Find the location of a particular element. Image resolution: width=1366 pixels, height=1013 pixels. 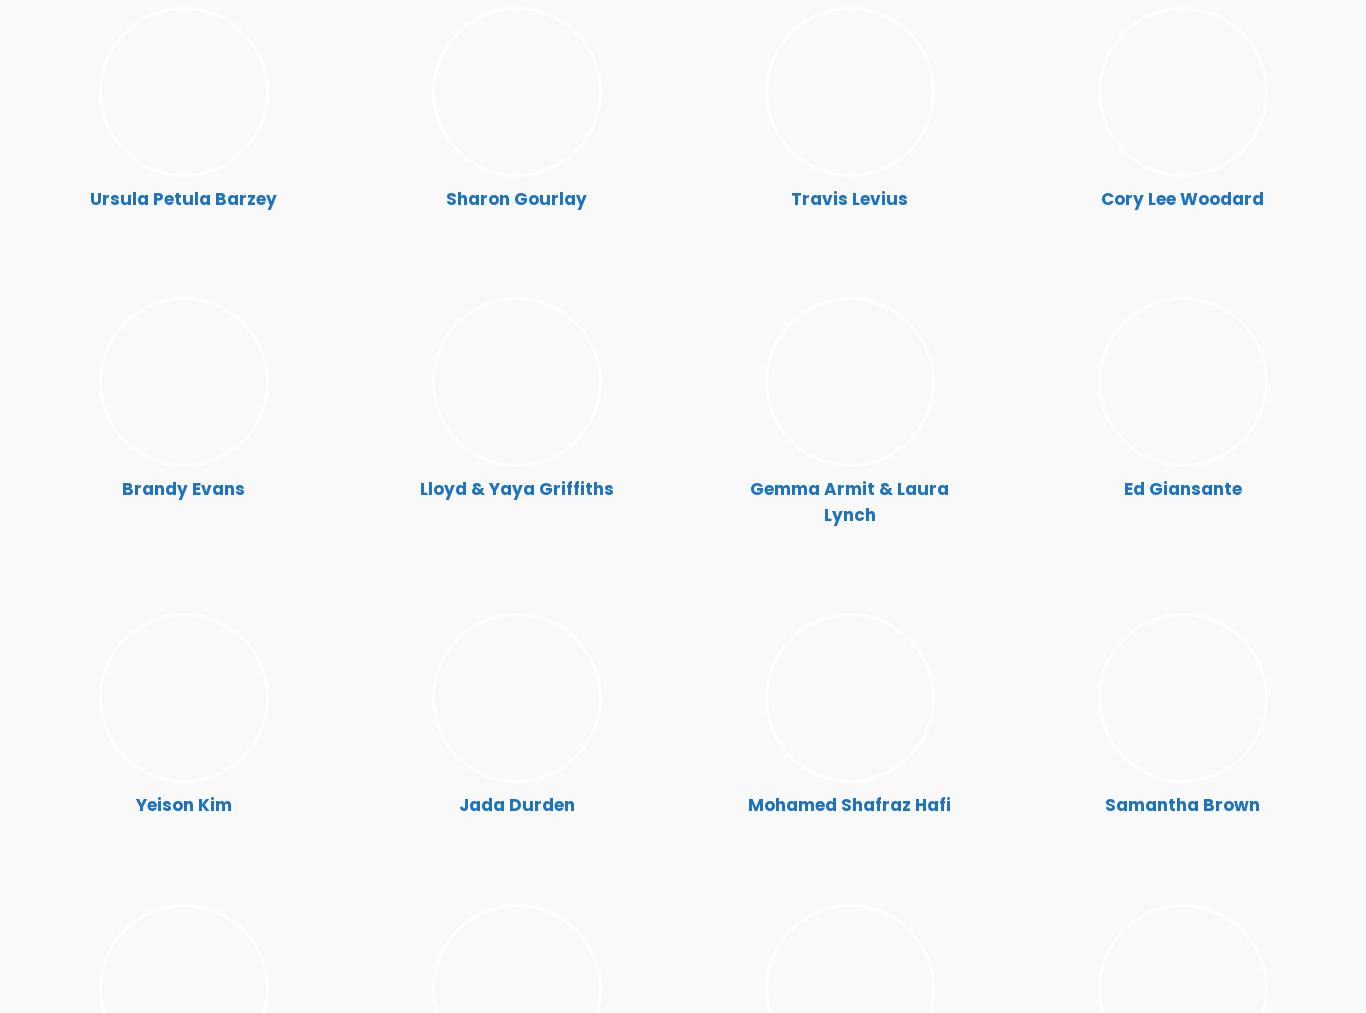

'Lloyd & Yaya Griffiths' is located at coordinates (515, 487).